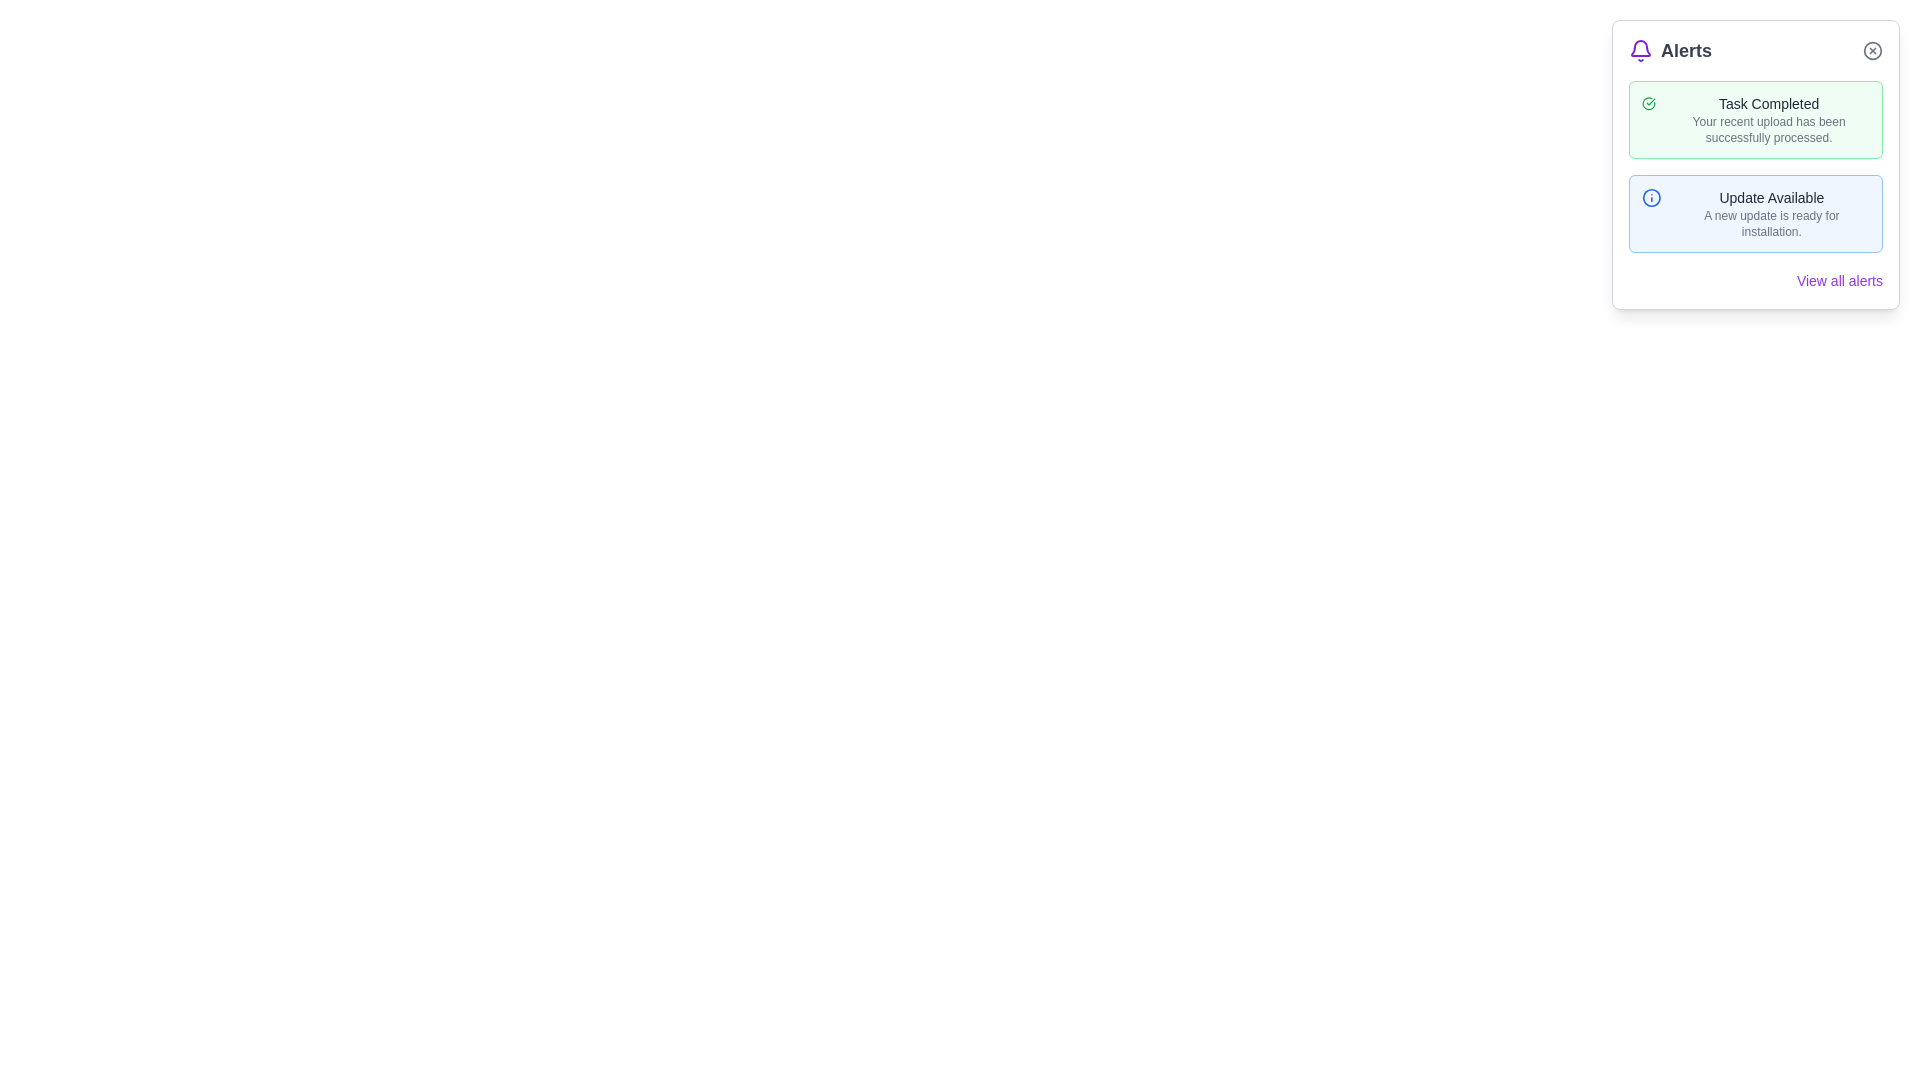 The width and height of the screenshot is (1920, 1080). What do you see at coordinates (1670, 49) in the screenshot?
I see `the header element indicating alerts or notifications, which includes a bell icon and the text 'Alerts', located at the top-left corner of the notifications panel` at bounding box center [1670, 49].